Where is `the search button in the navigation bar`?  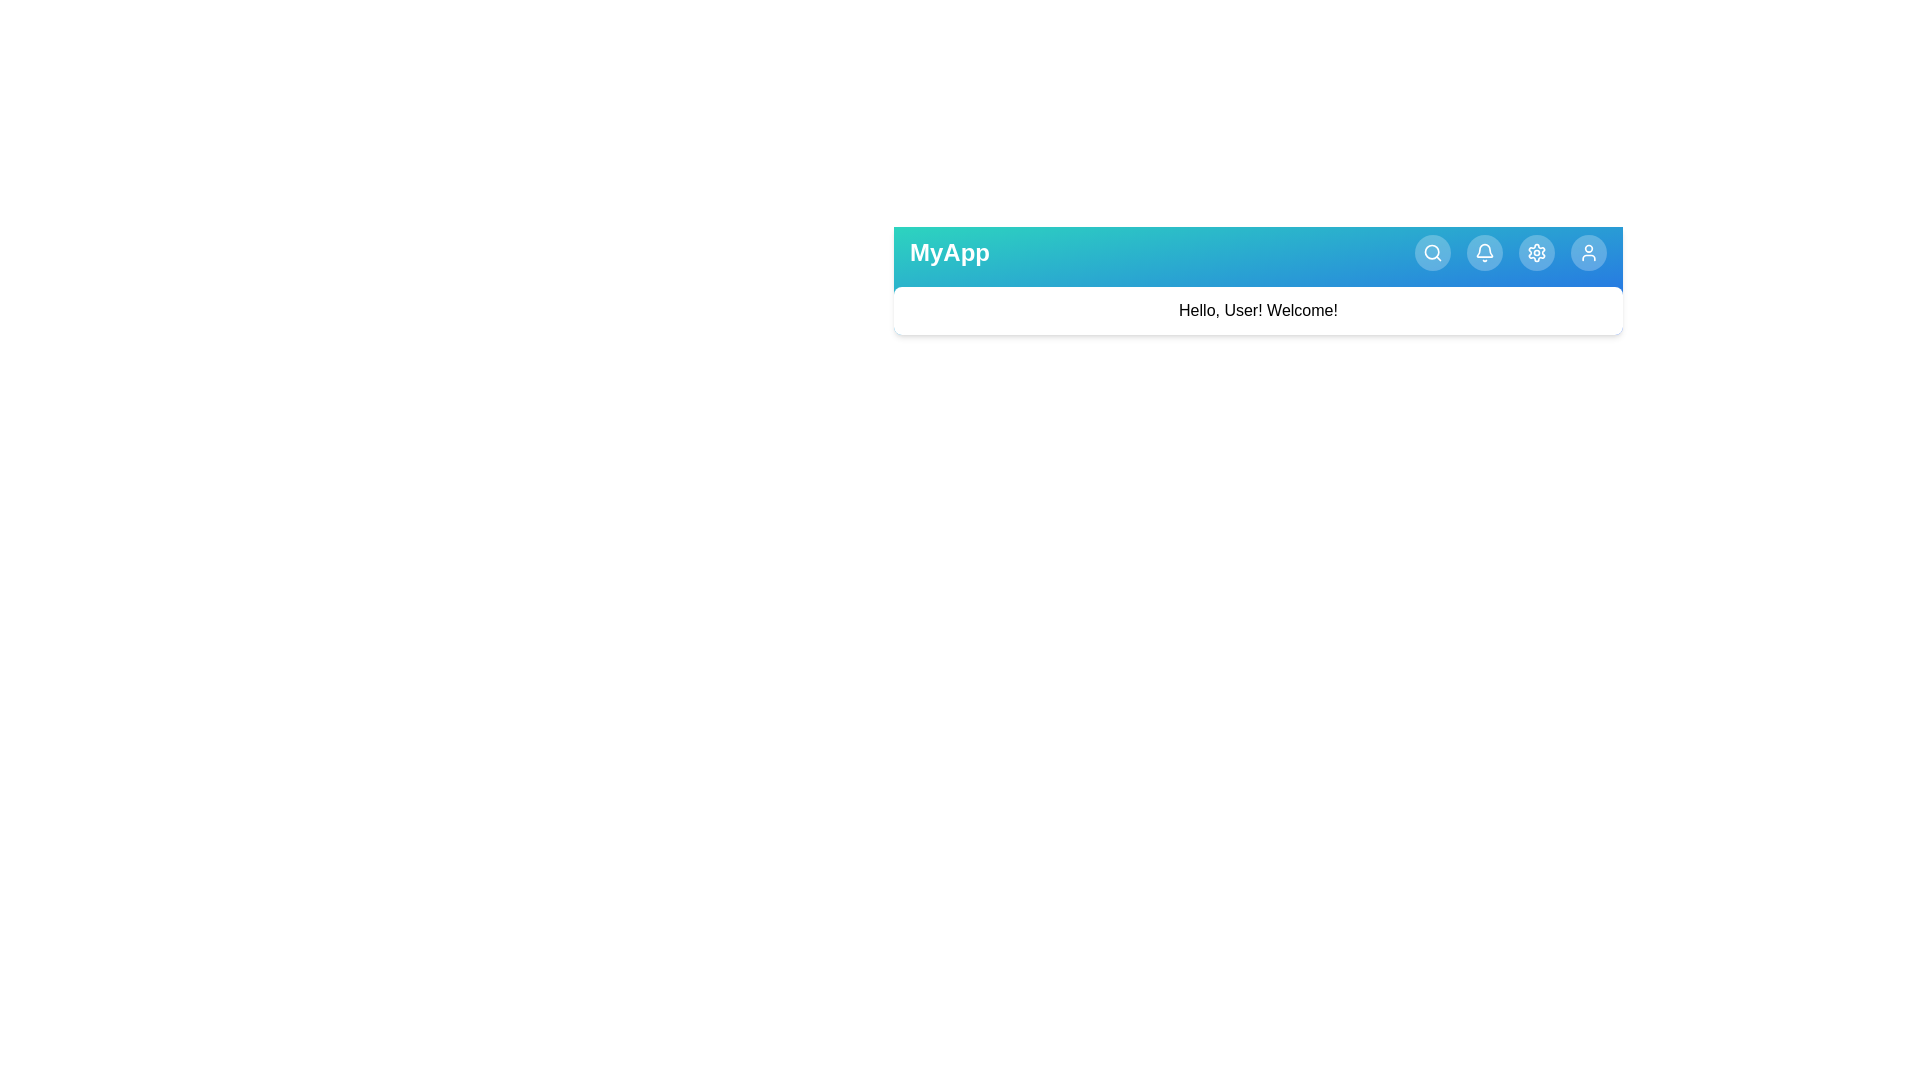
the search button in the navigation bar is located at coordinates (1432, 252).